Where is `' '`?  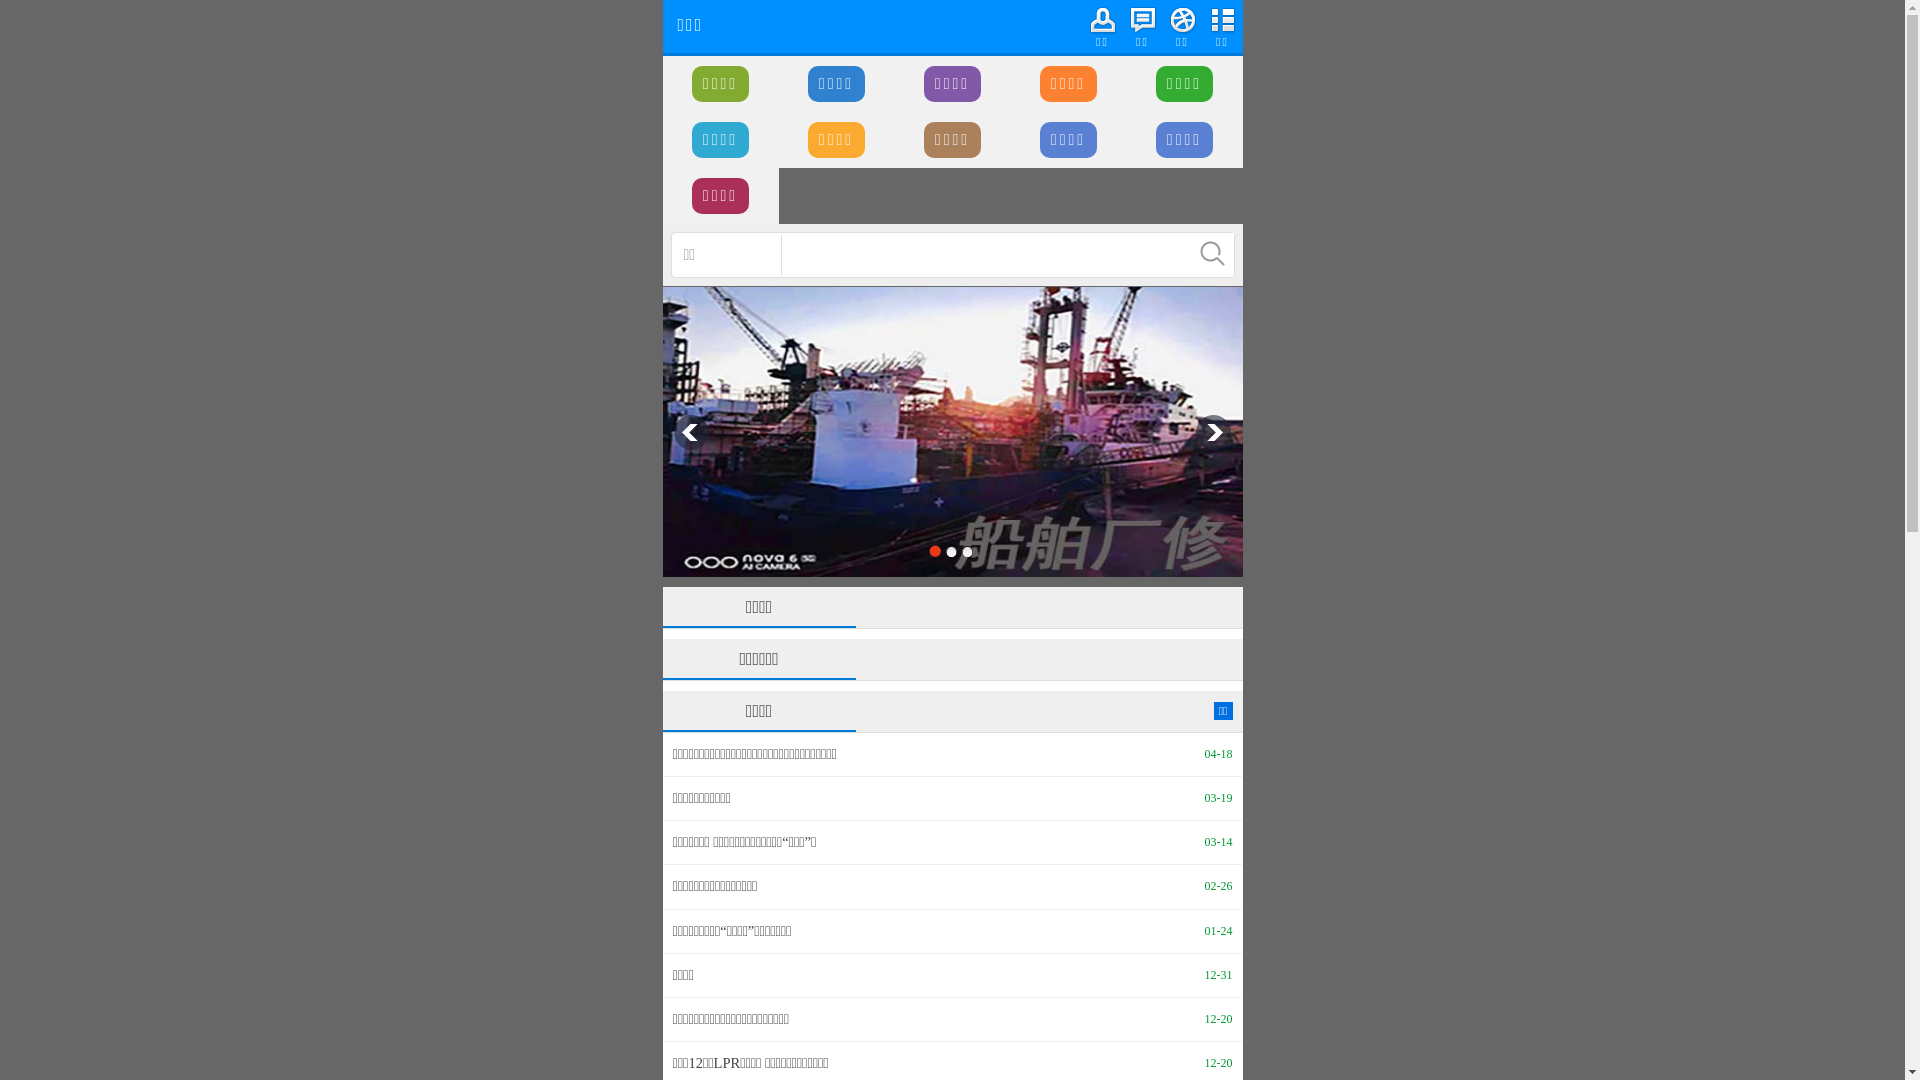 ' ' is located at coordinates (1212, 253).